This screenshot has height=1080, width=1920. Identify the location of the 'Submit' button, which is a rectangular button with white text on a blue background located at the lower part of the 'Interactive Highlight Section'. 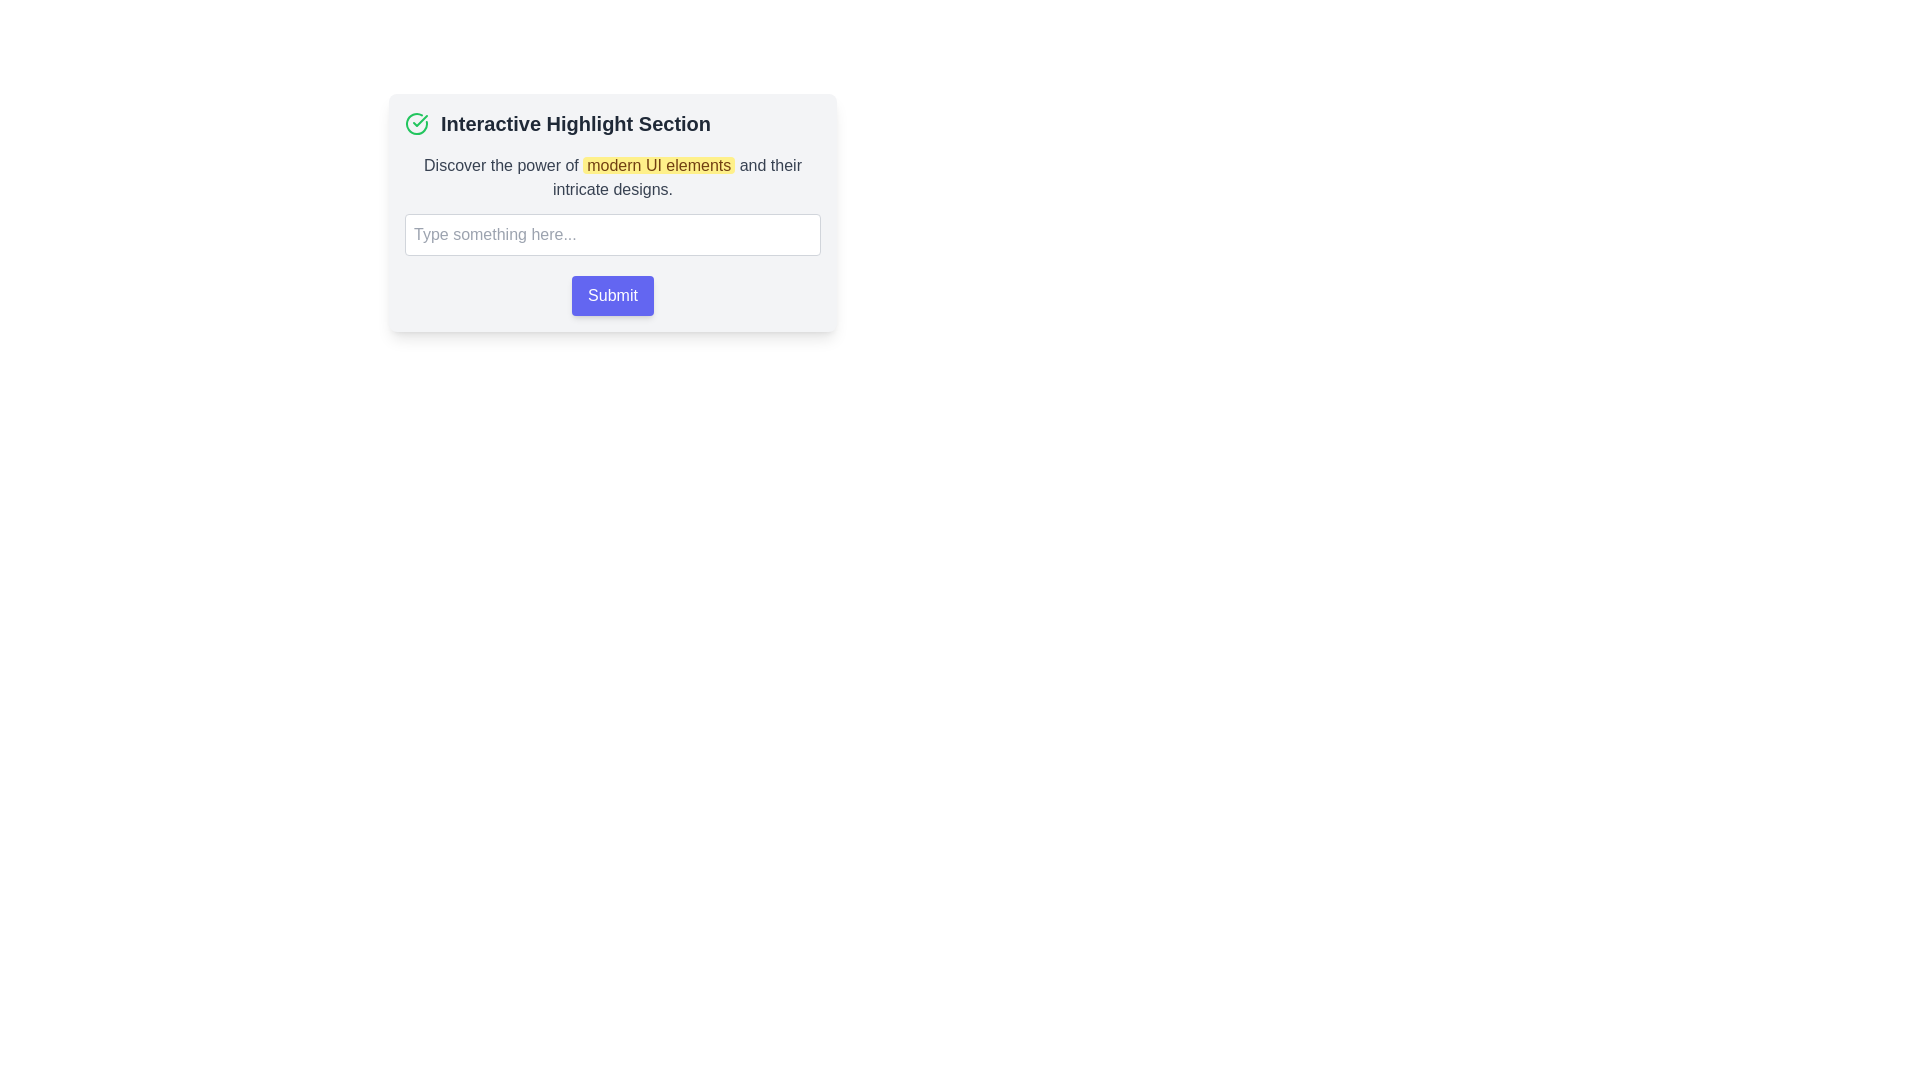
(612, 296).